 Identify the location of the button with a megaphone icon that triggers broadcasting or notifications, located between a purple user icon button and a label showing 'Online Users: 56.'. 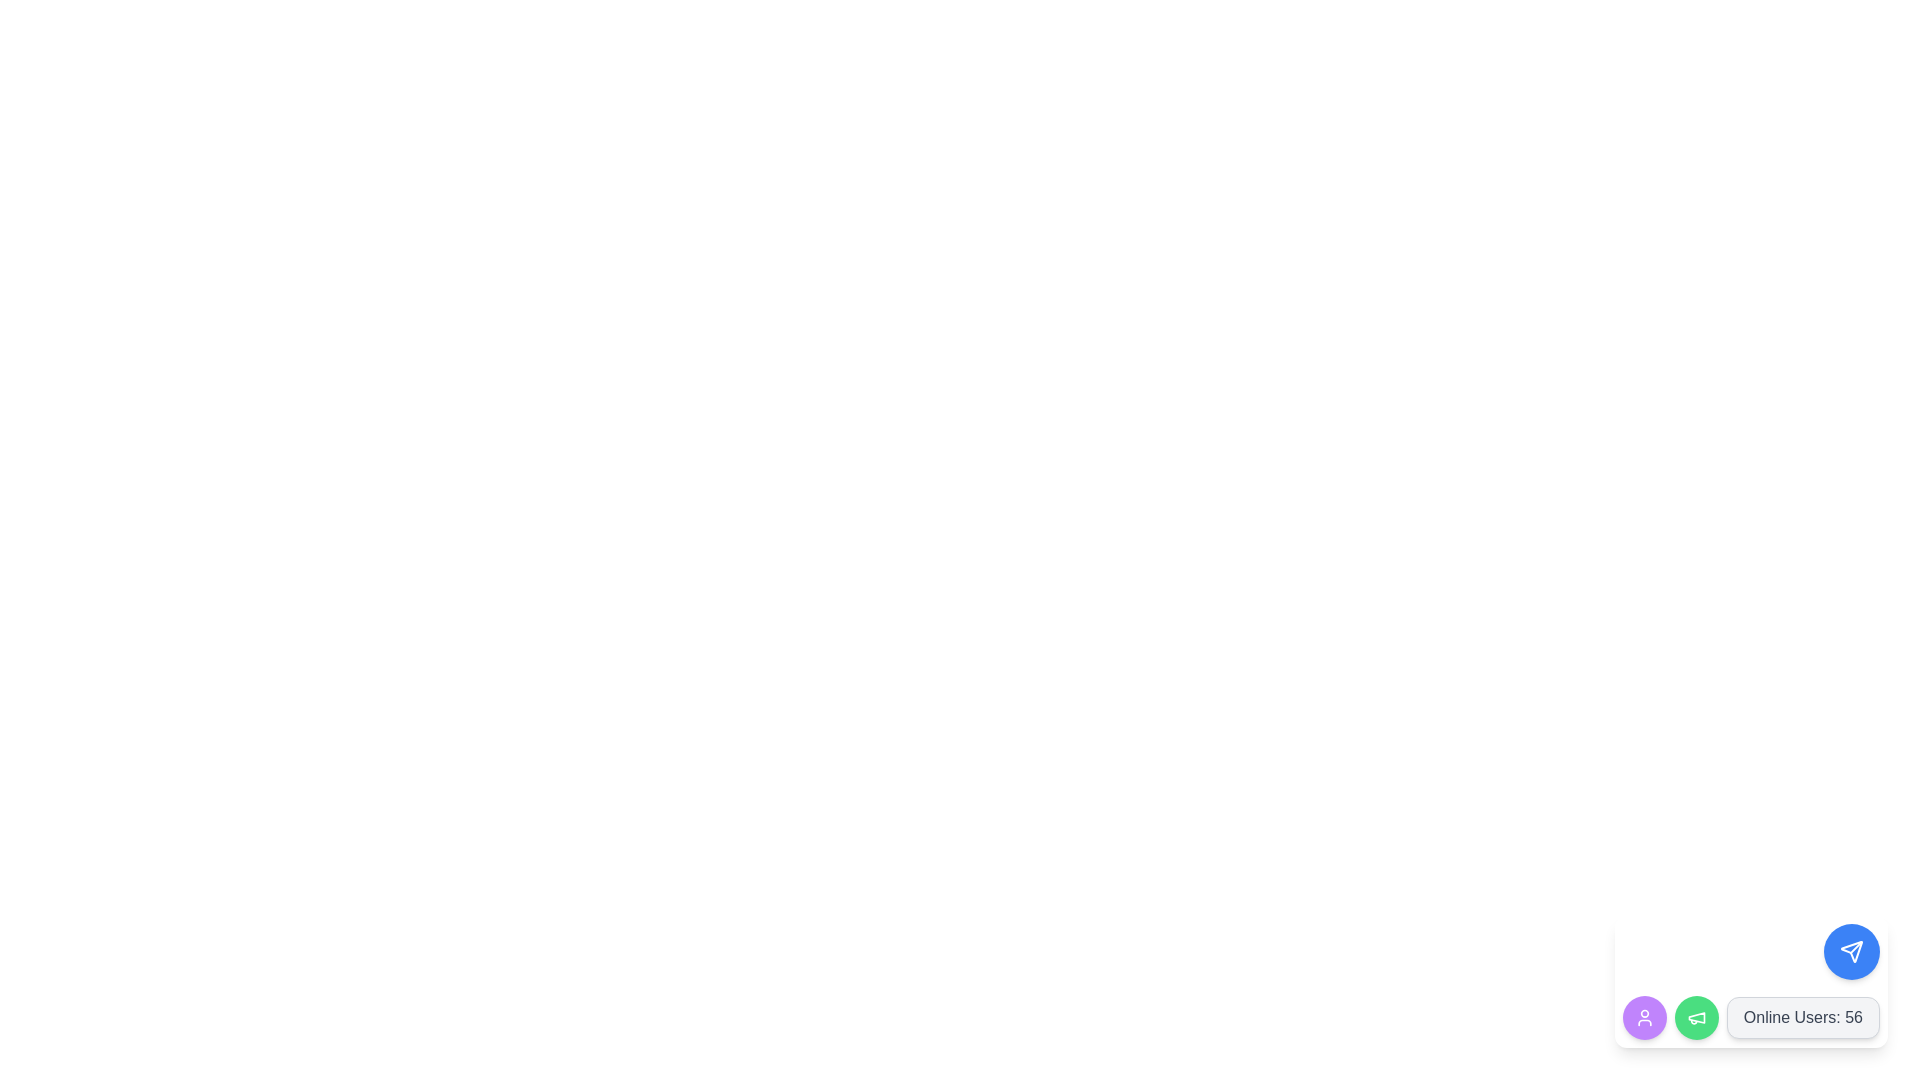
(1695, 1018).